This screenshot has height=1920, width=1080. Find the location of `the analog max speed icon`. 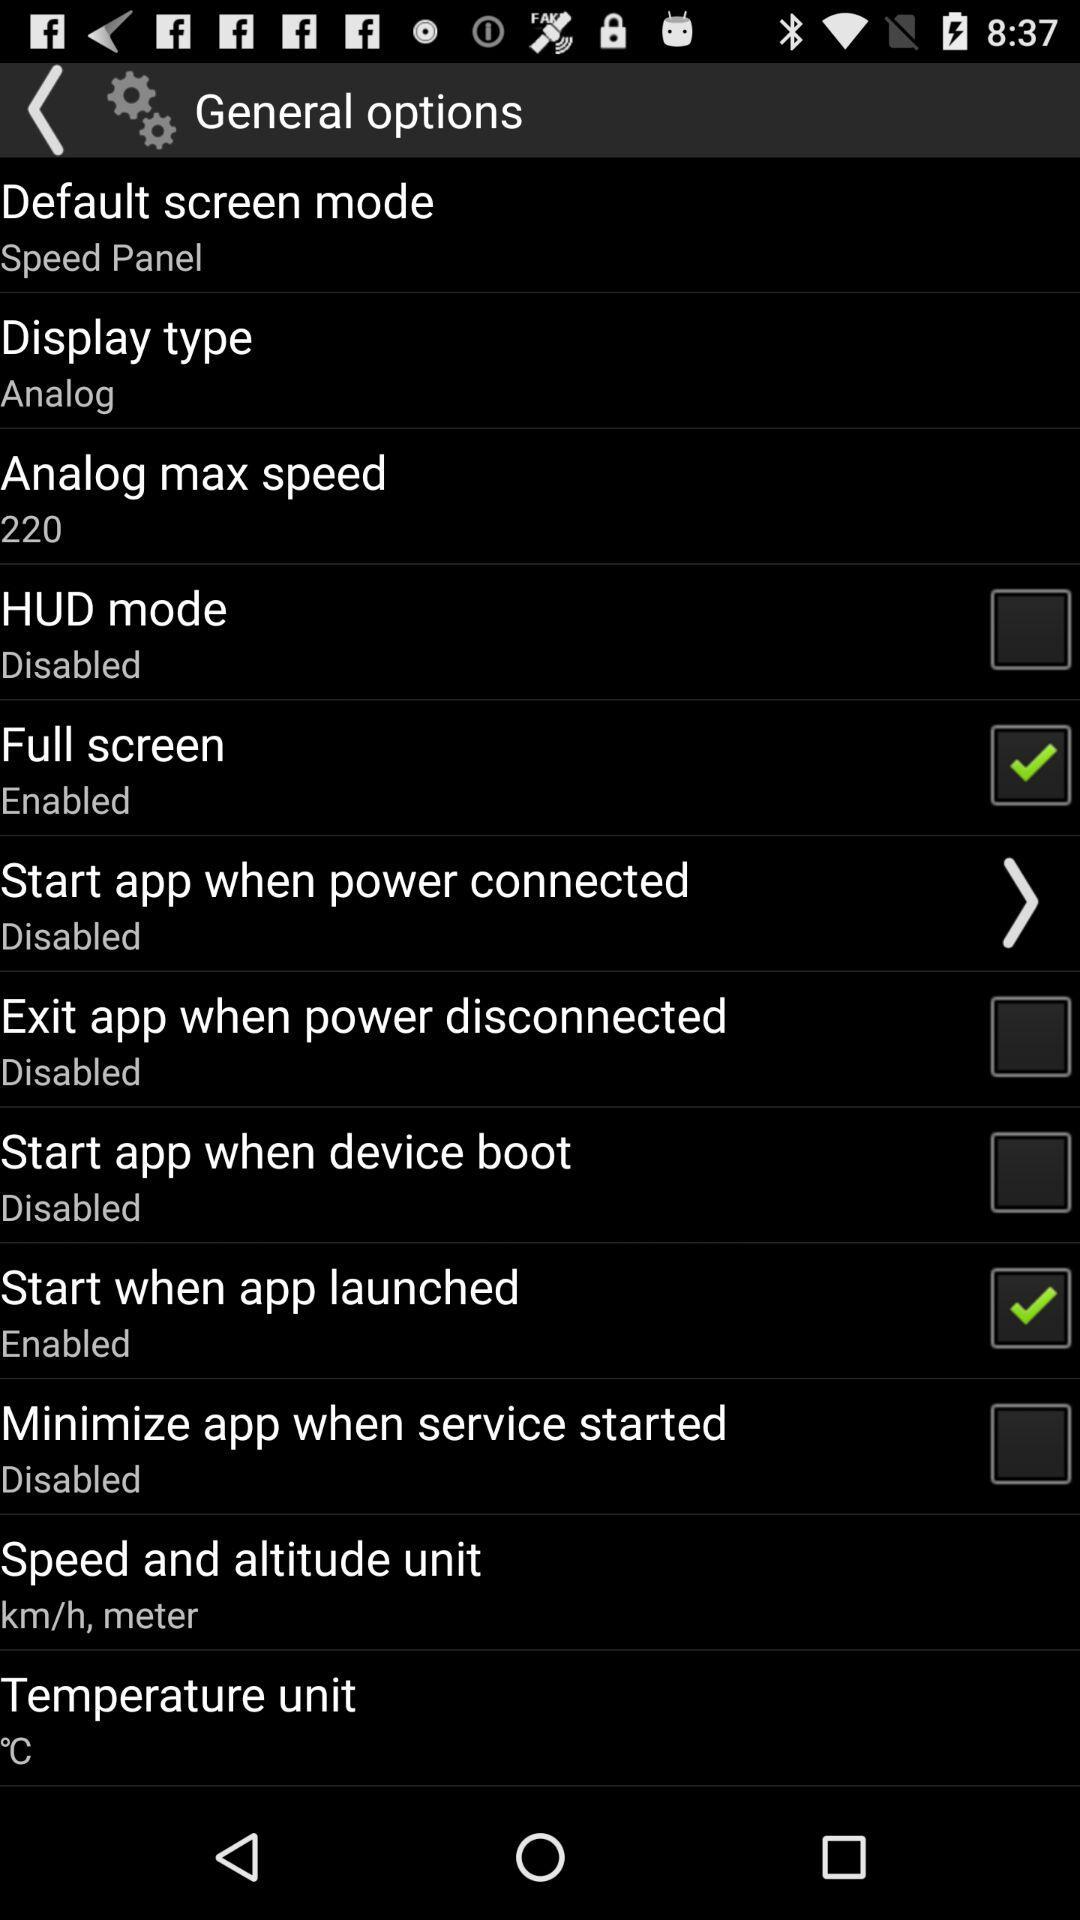

the analog max speed icon is located at coordinates (193, 470).